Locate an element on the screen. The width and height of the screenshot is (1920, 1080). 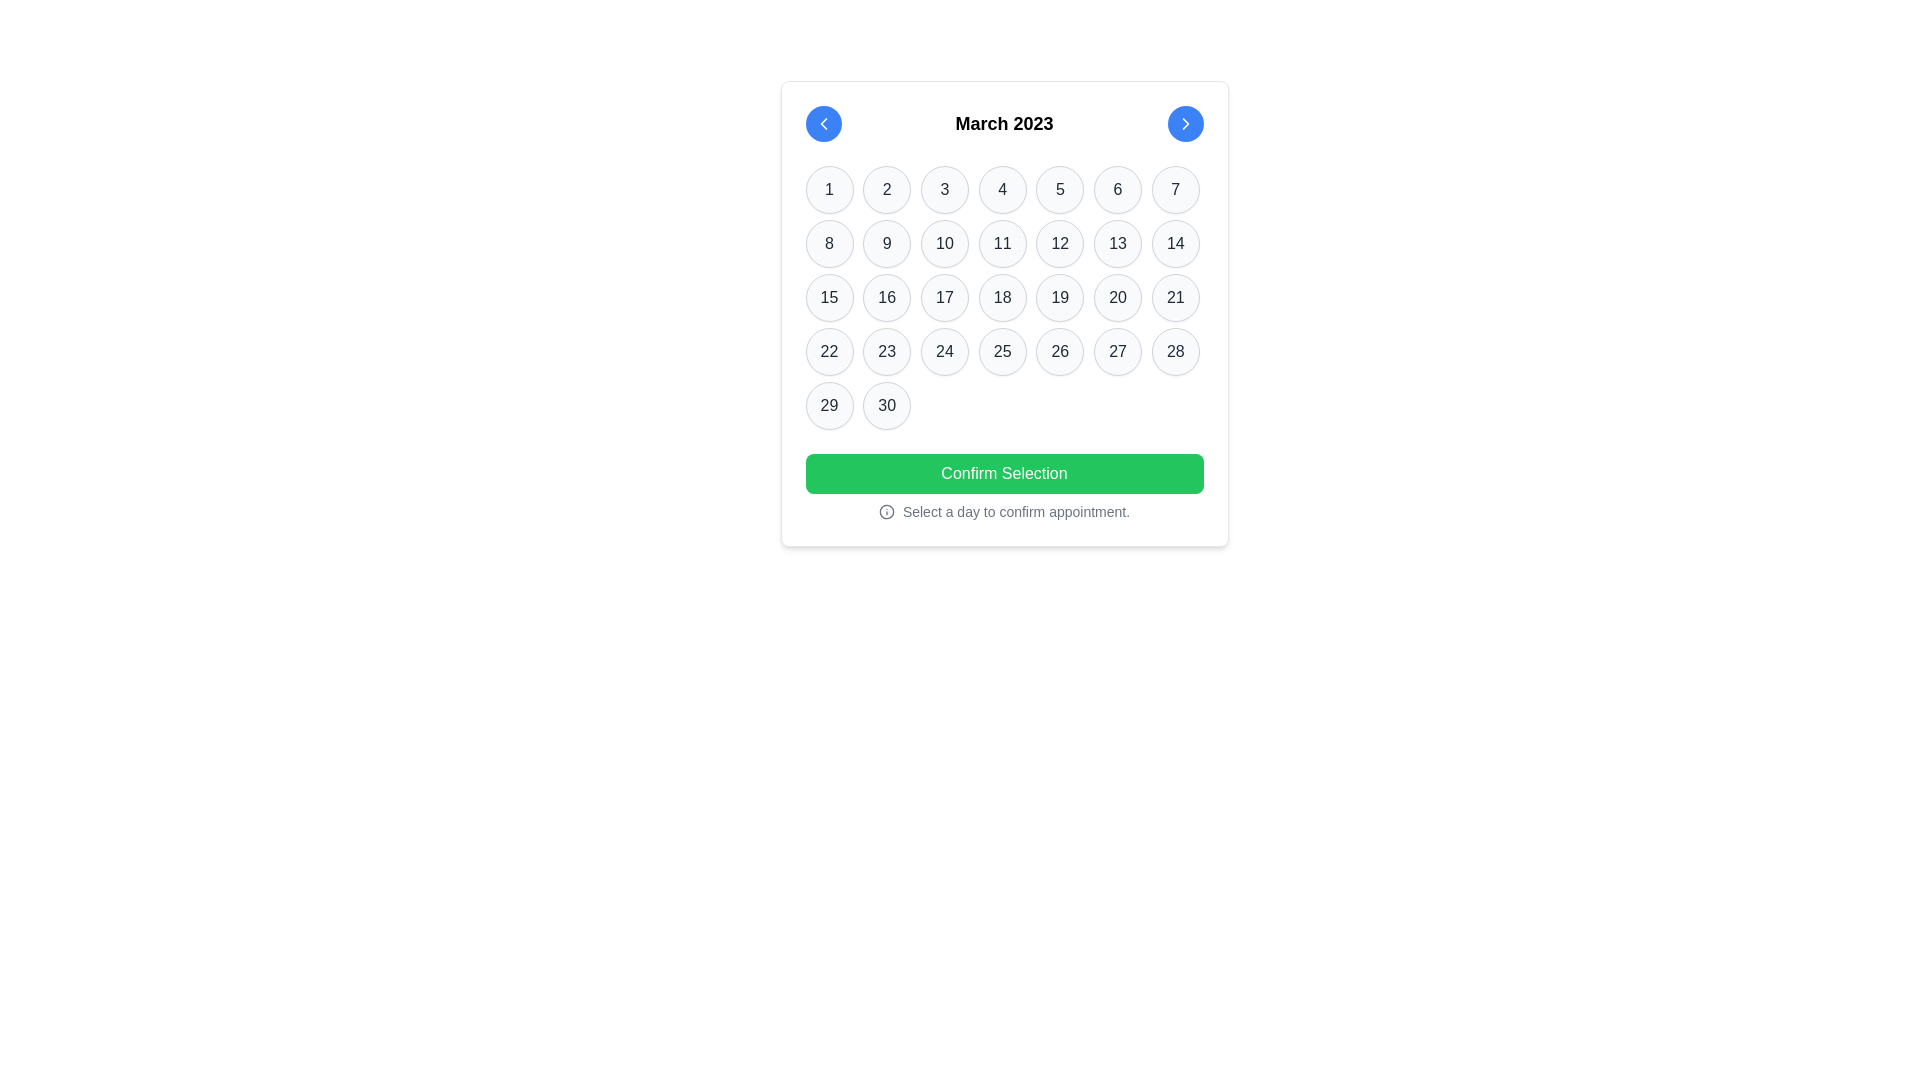
the circular blue button with a white leftward chevron icon located to the left of the title 'March 2023' is located at coordinates (823, 123).